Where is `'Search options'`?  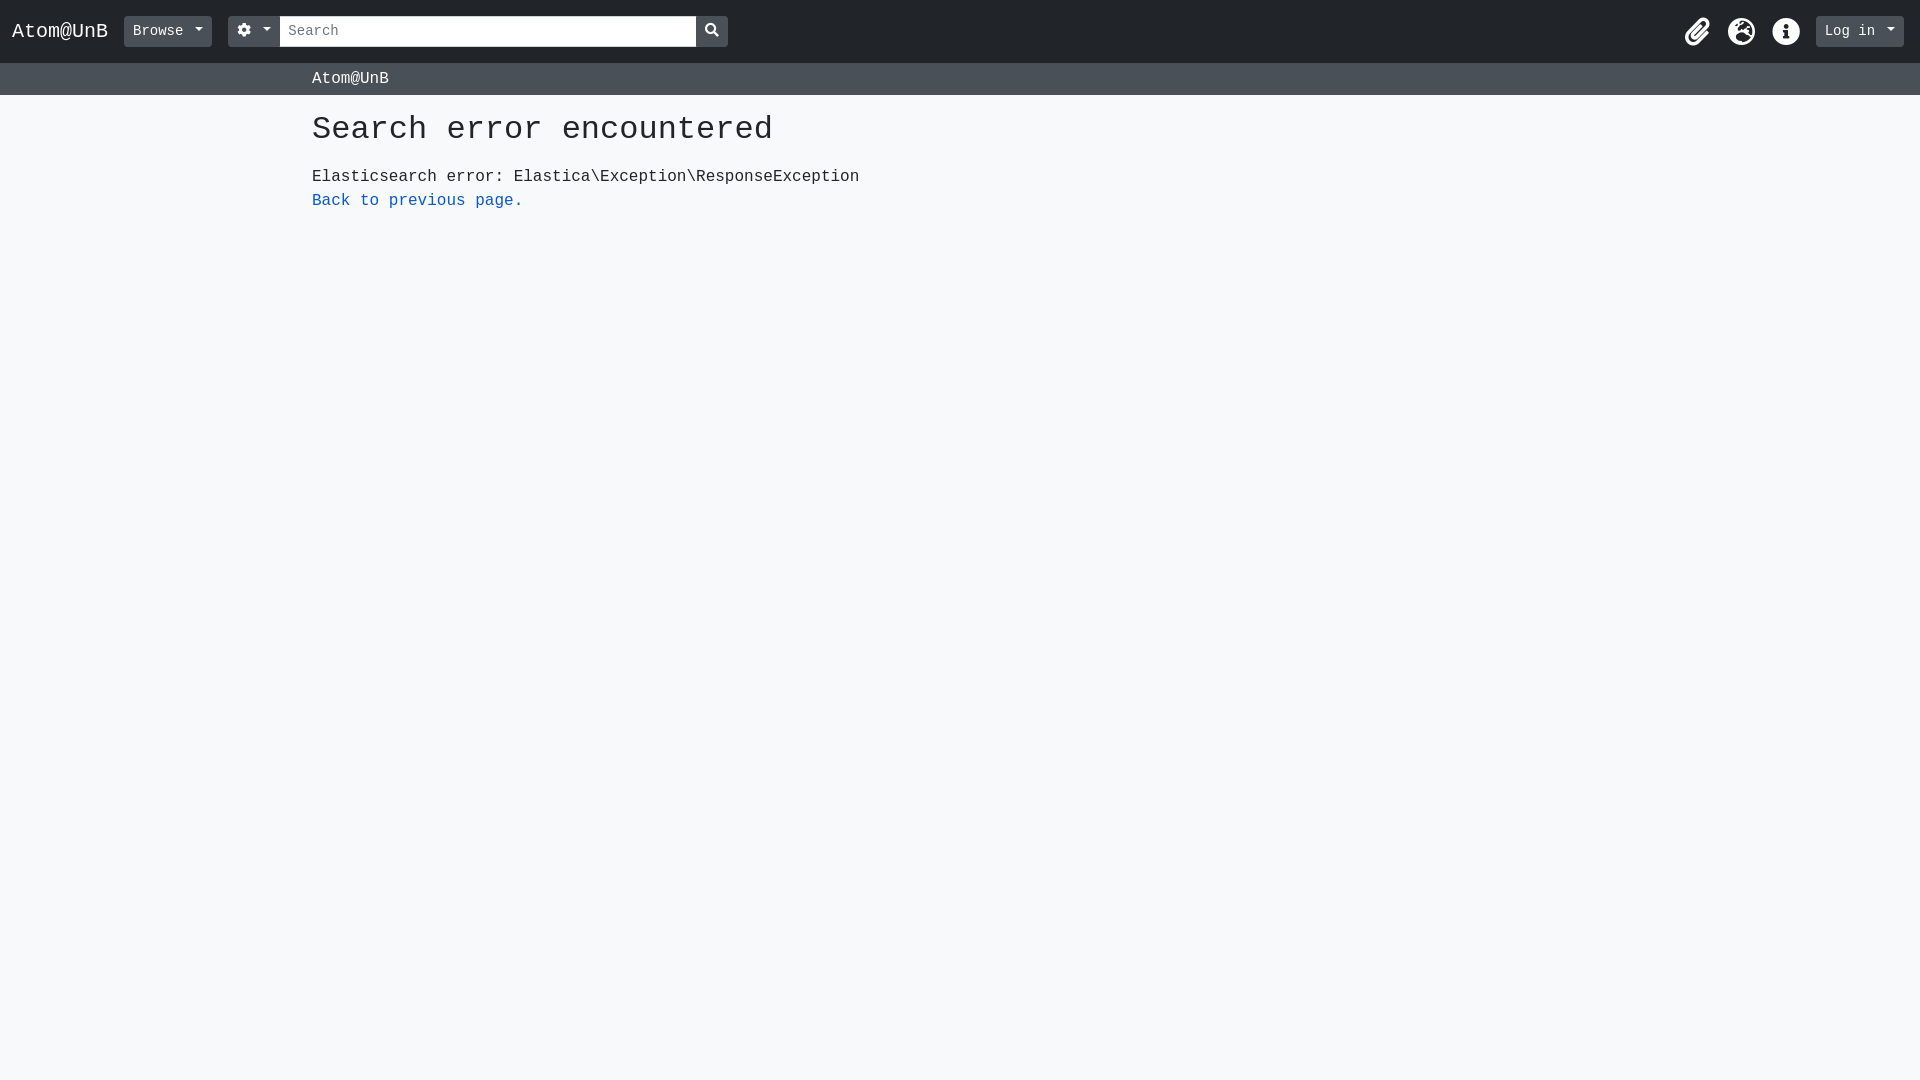
'Search options' is located at coordinates (253, 31).